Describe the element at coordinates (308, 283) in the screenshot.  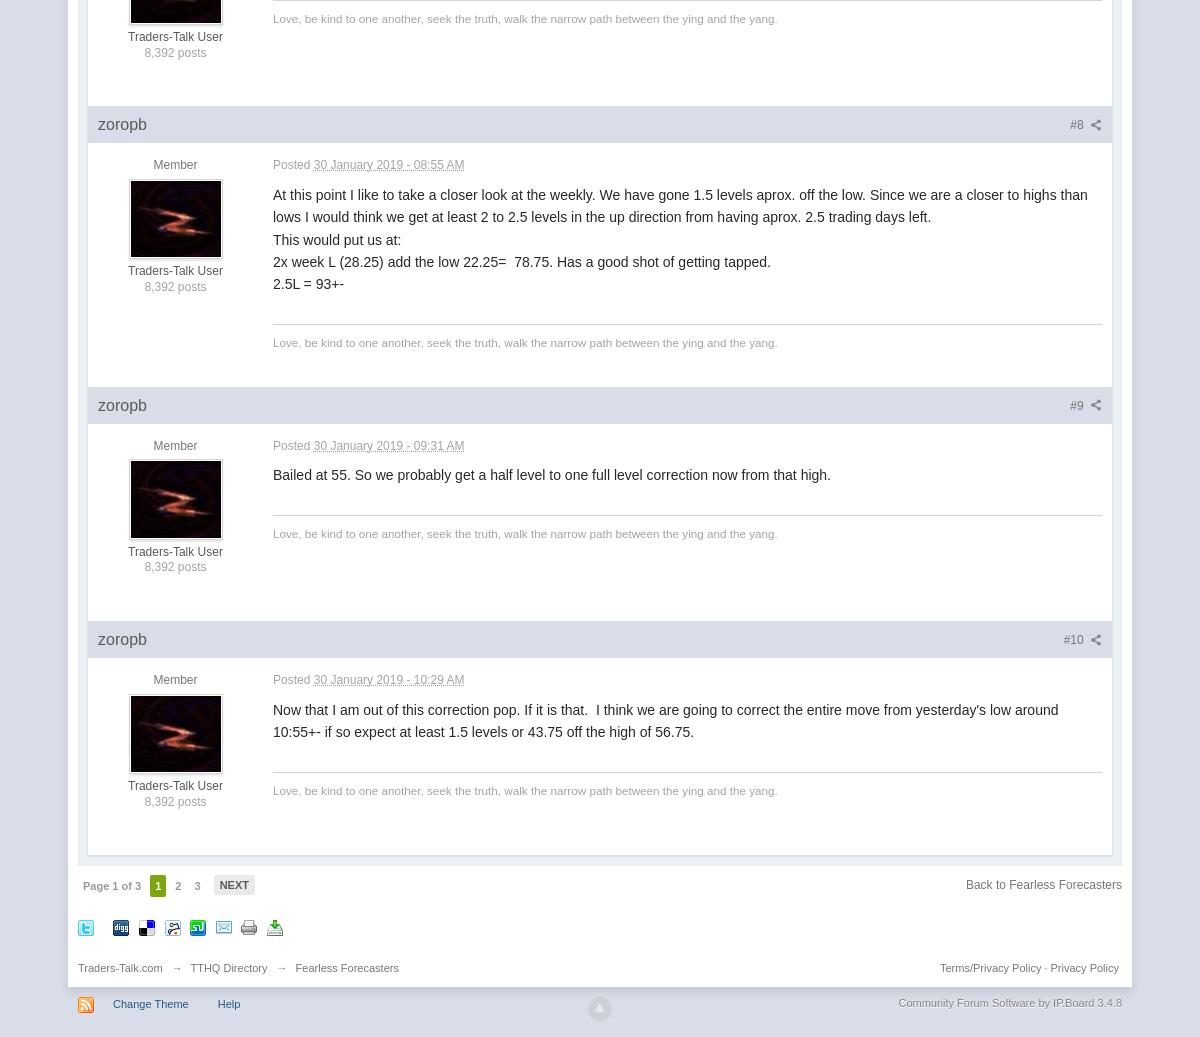
I see `'2.5L = 93+-'` at that location.